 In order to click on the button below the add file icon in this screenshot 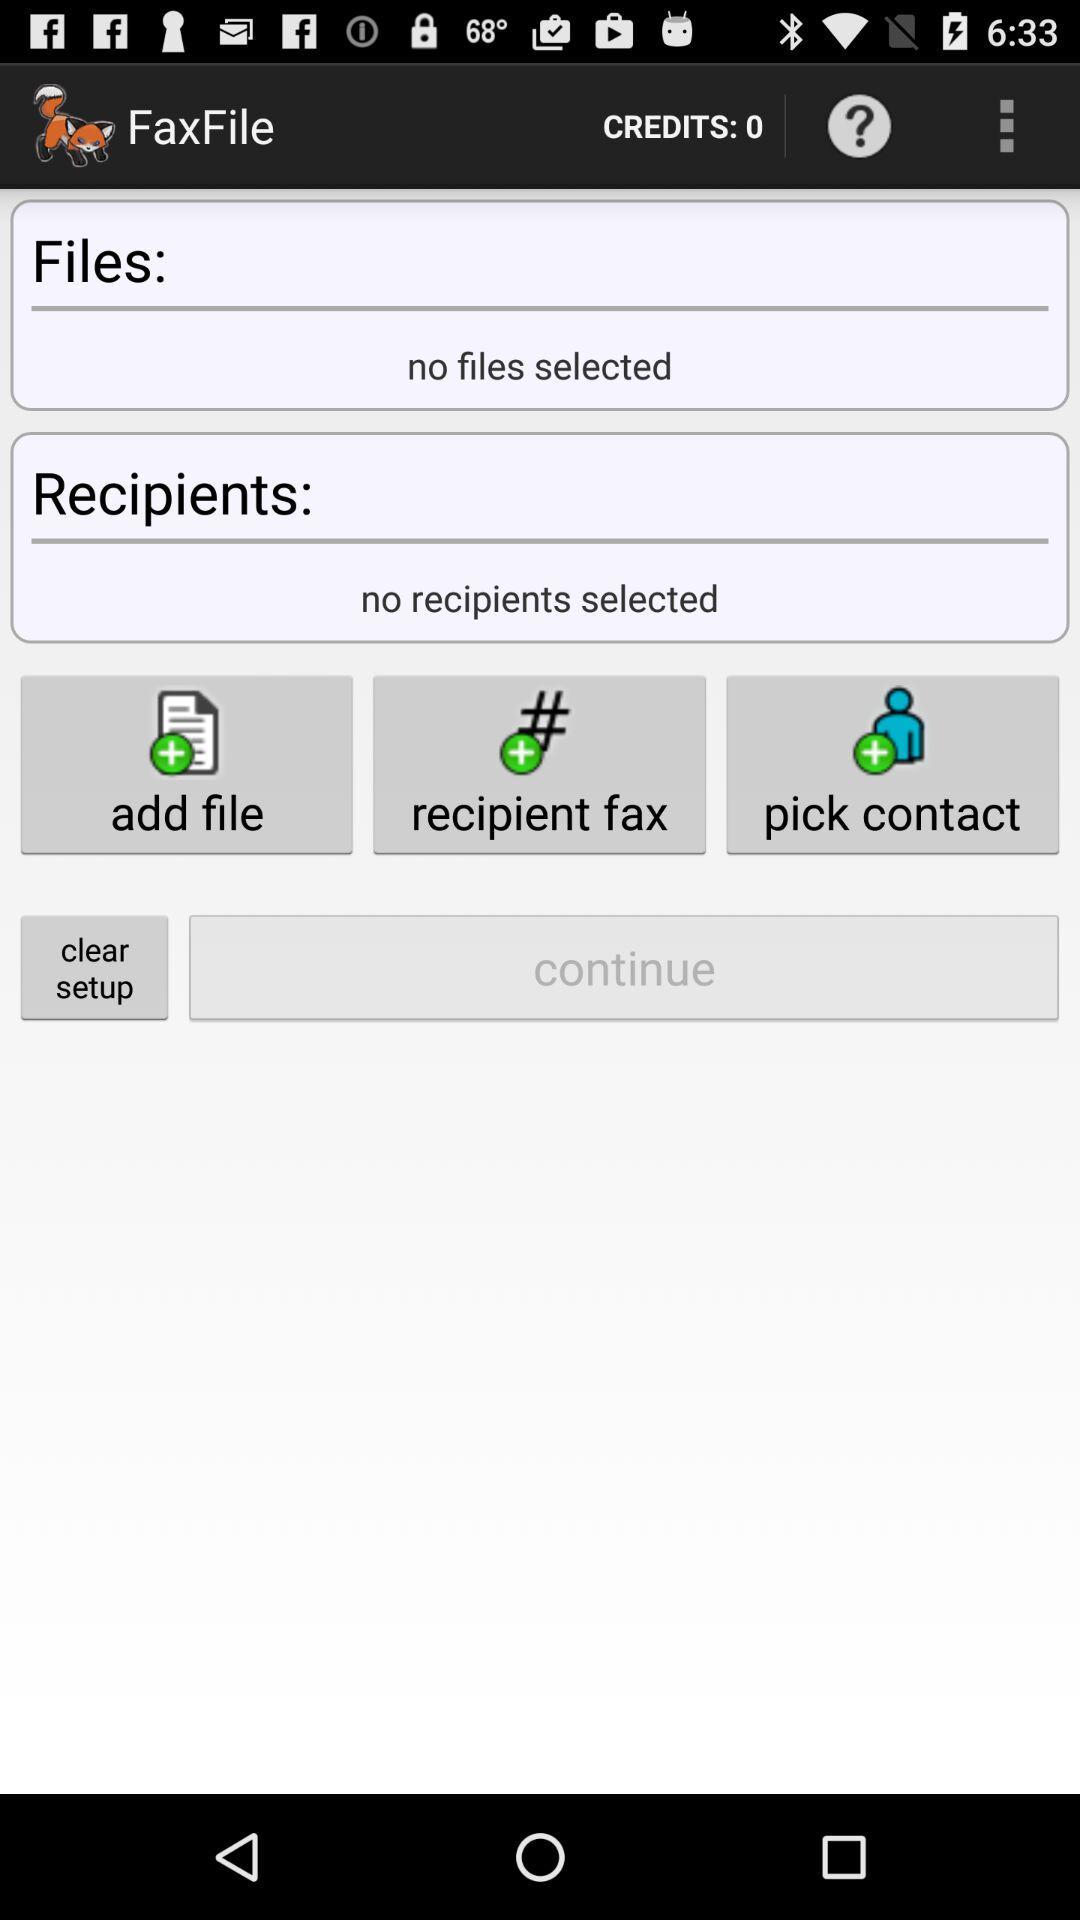, I will do `click(623, 967)`.